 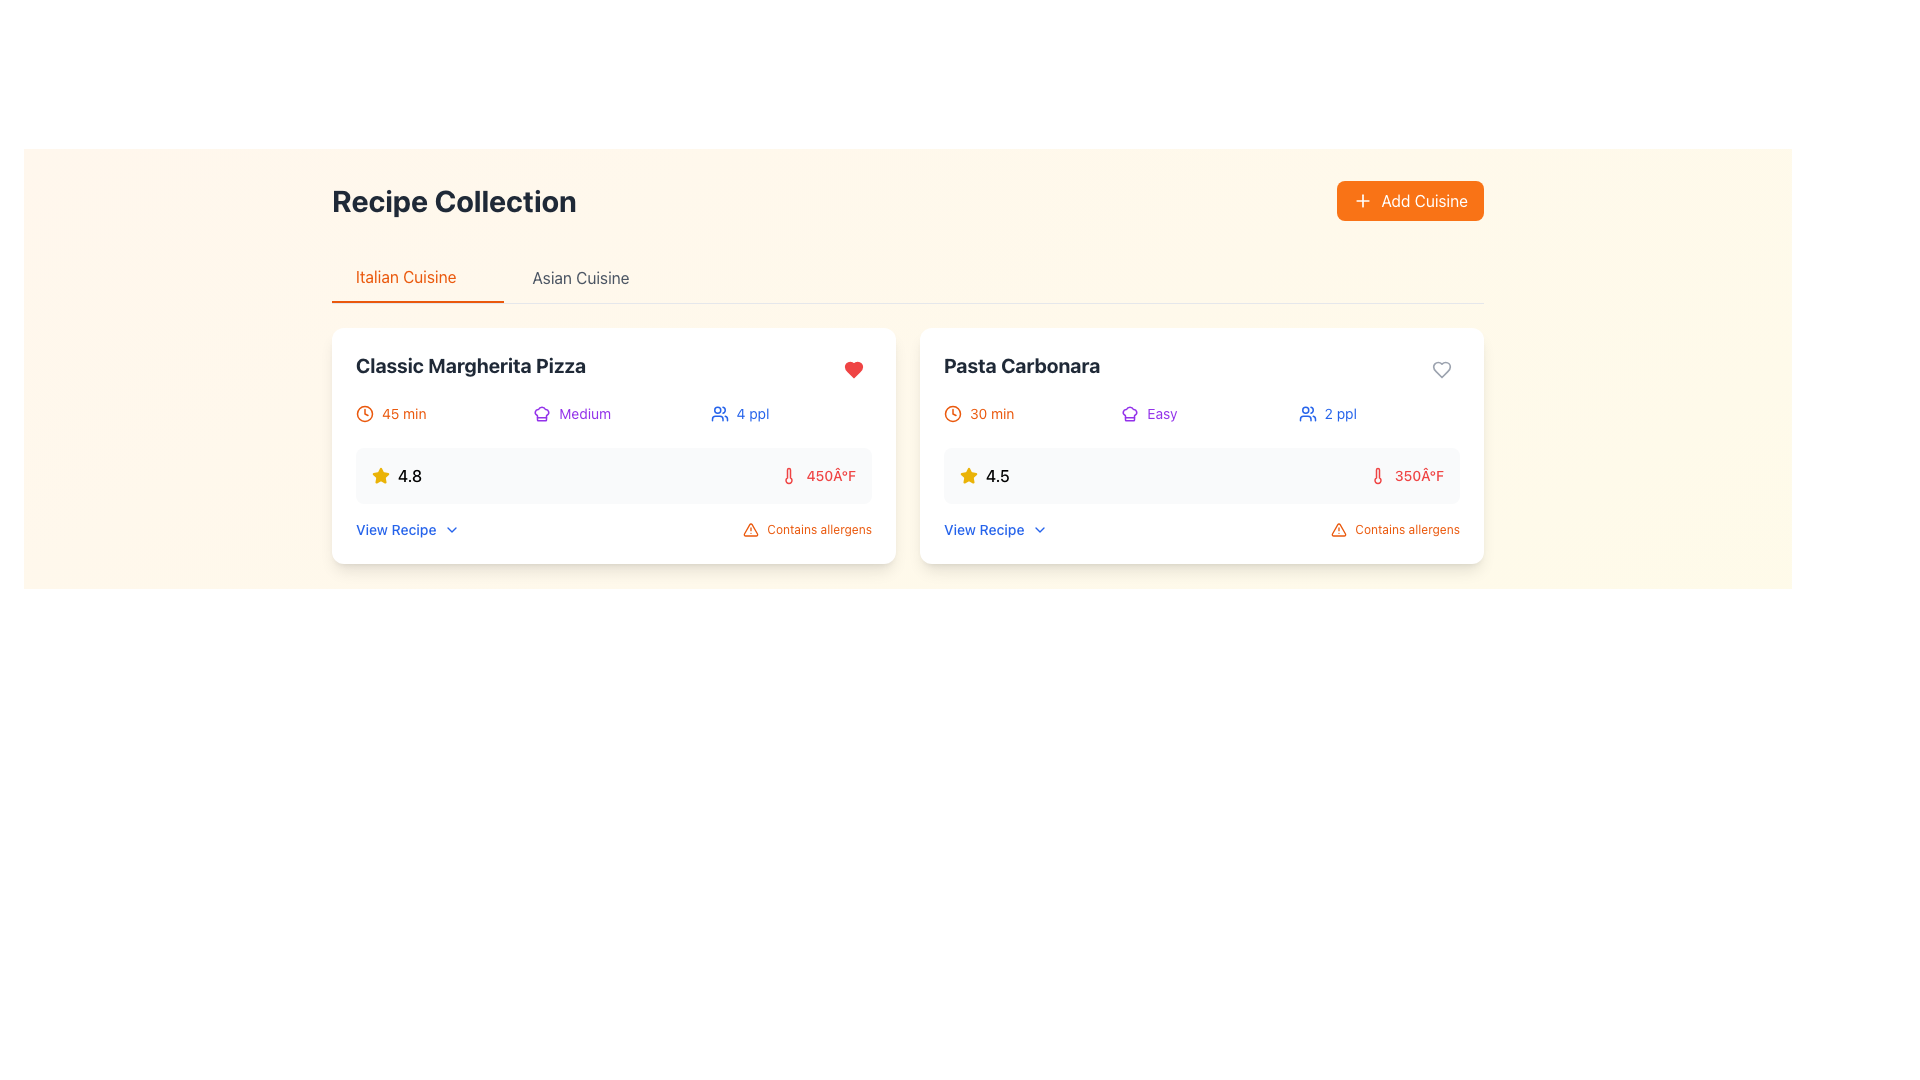 I want to click on the blue user outline icon next to the '2 ppl' label in the bottom information section of the 'Pasta Carbonara' recipe, so click(x=1307, y=412).